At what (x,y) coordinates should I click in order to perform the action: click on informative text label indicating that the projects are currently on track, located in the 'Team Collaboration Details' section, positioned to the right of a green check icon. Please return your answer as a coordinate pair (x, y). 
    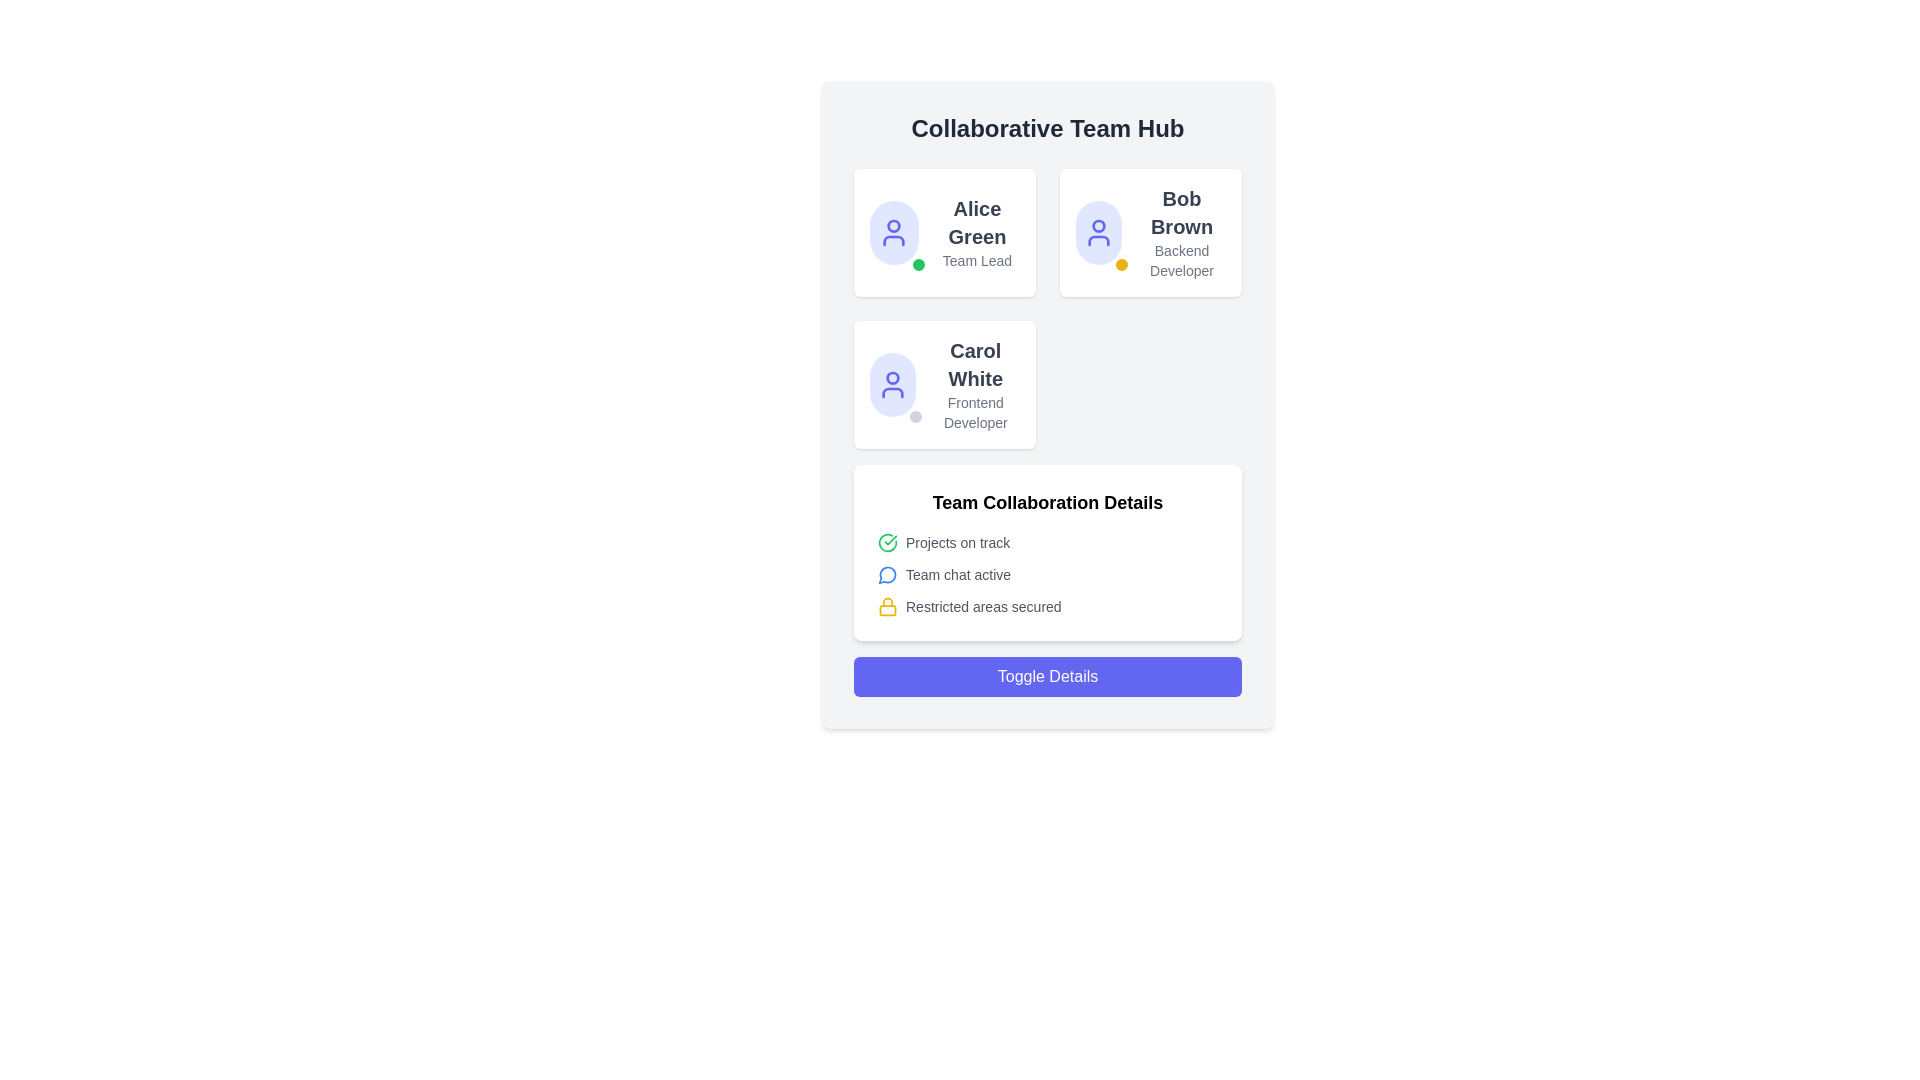
    Looking at the image, I should click on (957, 543).